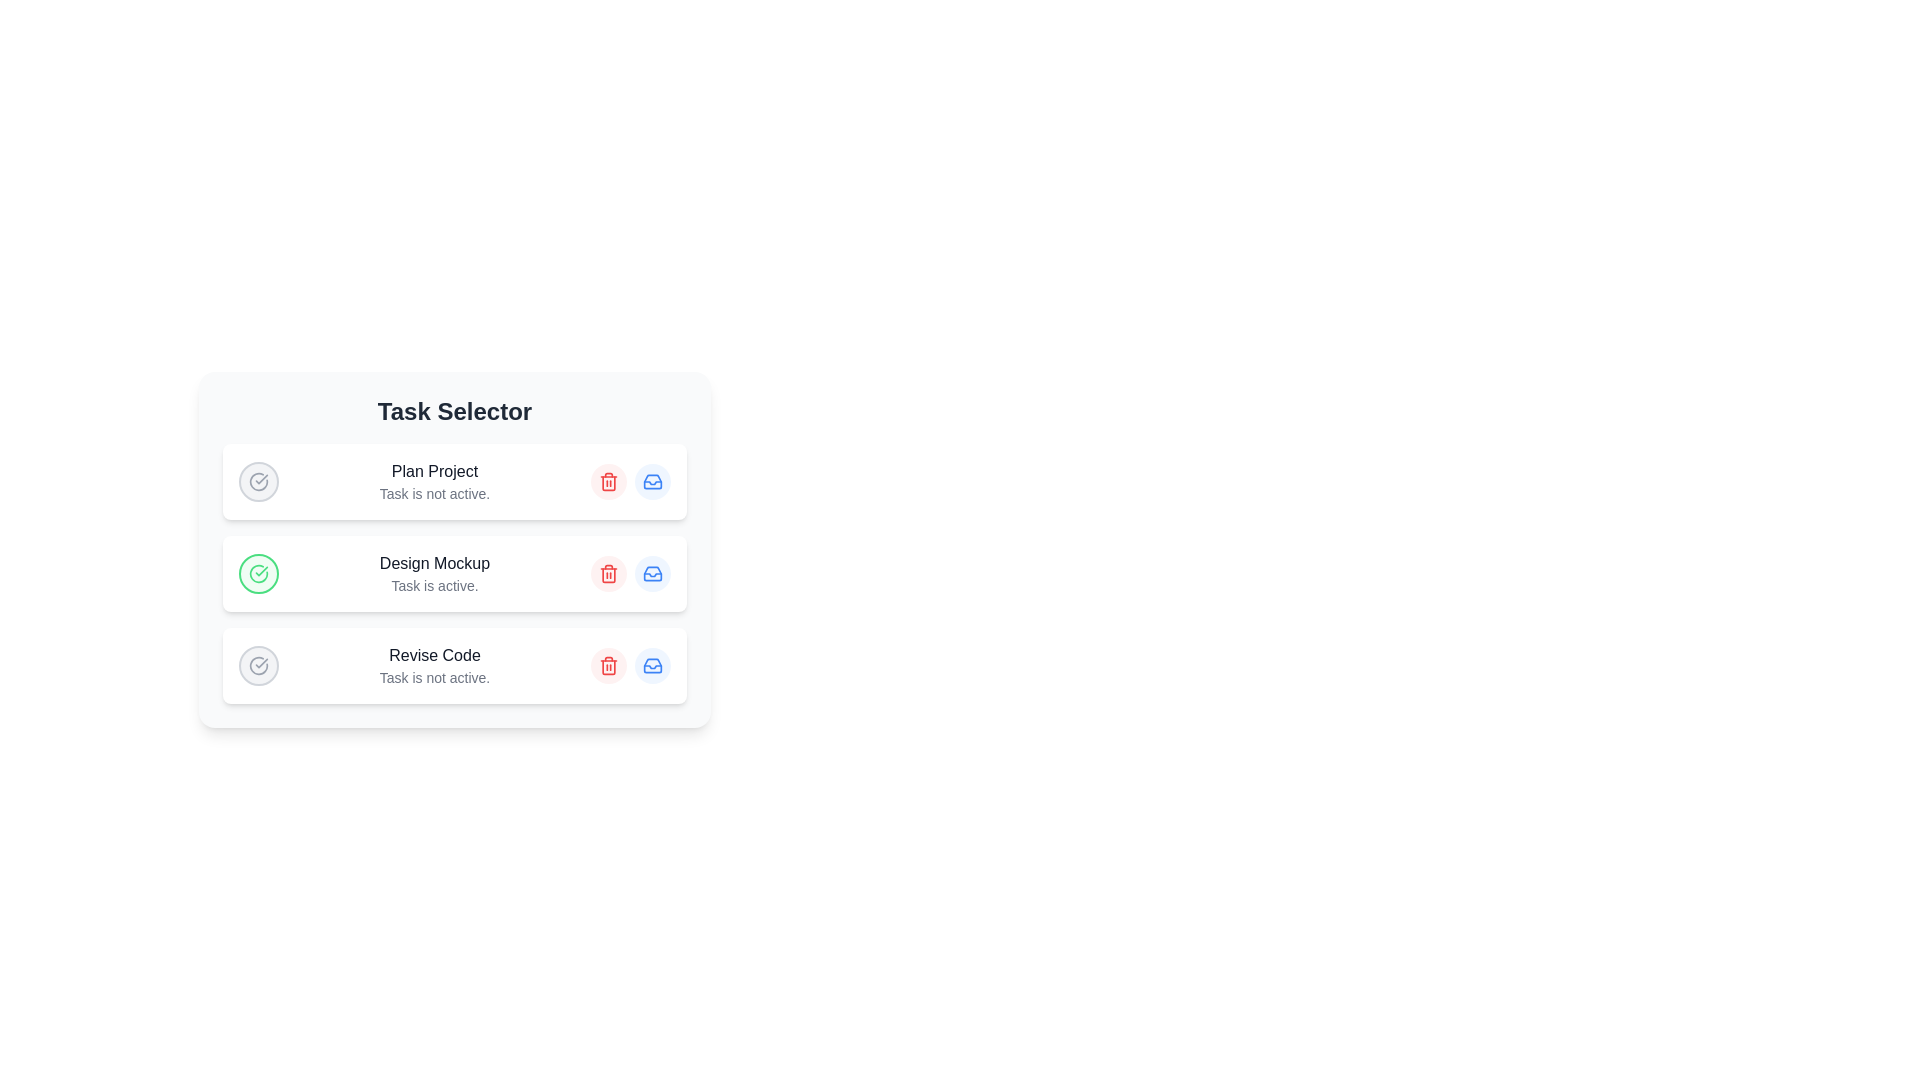 The image size is (1920, 1080). Describe the element at coordinates (608, 666) in the screenshot. I see `the circular red button with a trash can icon located on the right side of the 'Revise Code' task row` at that location.